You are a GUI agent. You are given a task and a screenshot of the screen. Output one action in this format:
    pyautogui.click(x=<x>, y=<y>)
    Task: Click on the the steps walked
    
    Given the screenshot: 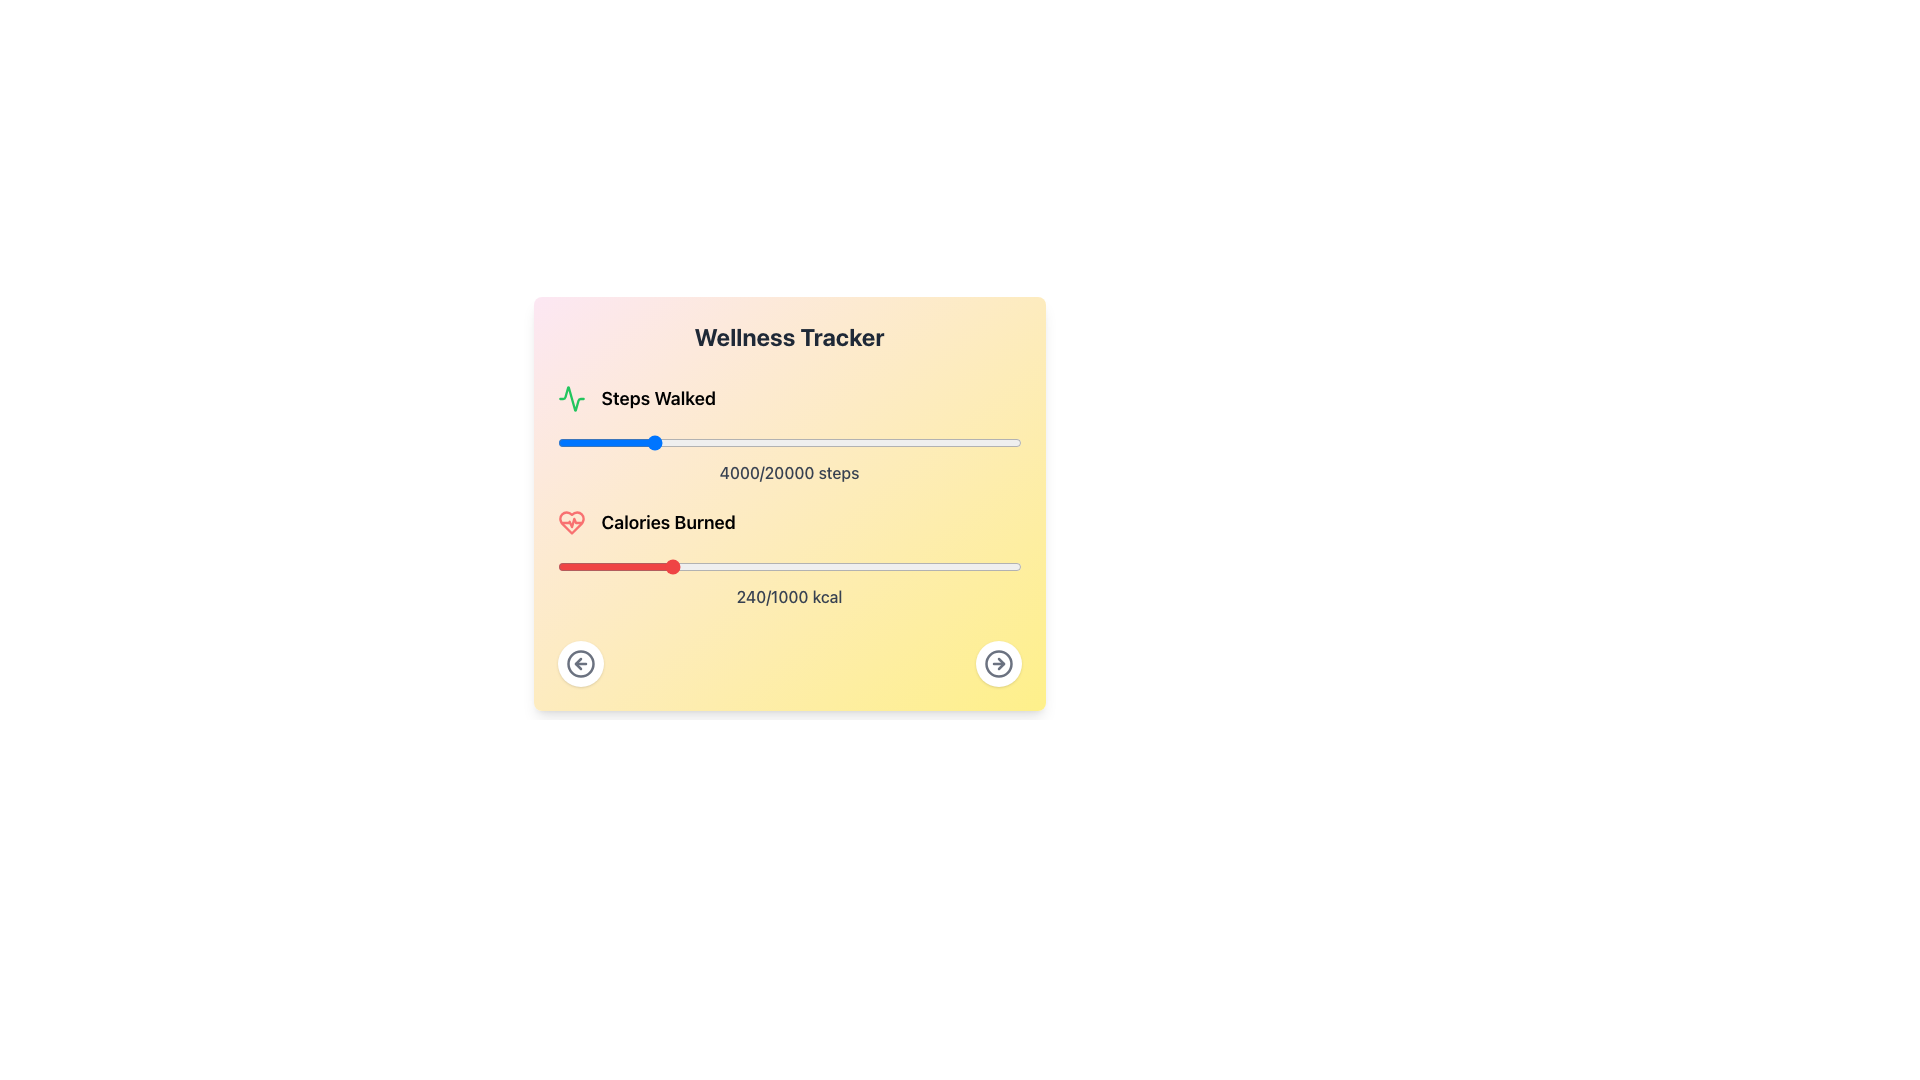 What is the action you would take?
    pyautogui.click(x=850, y=442)
    